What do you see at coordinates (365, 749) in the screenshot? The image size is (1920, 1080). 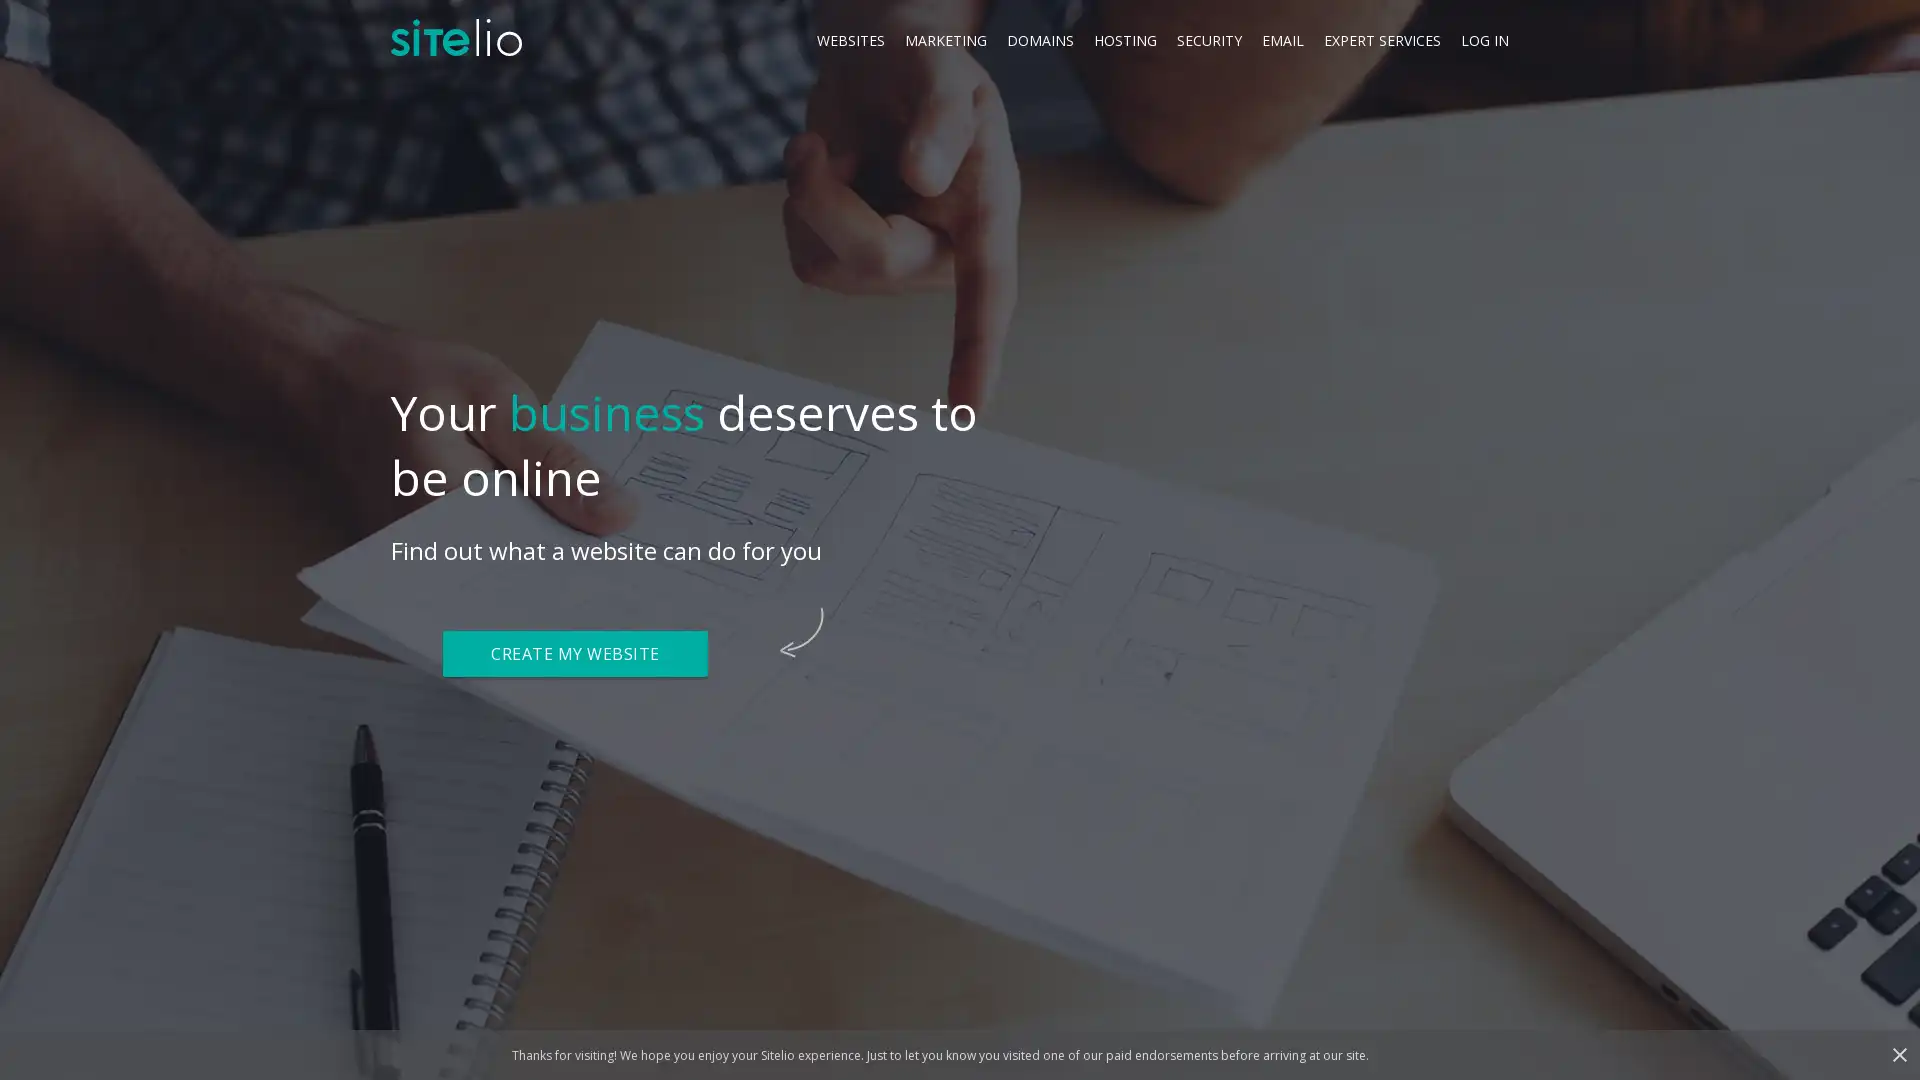 I see `Close` at bounding box center [365, 749].